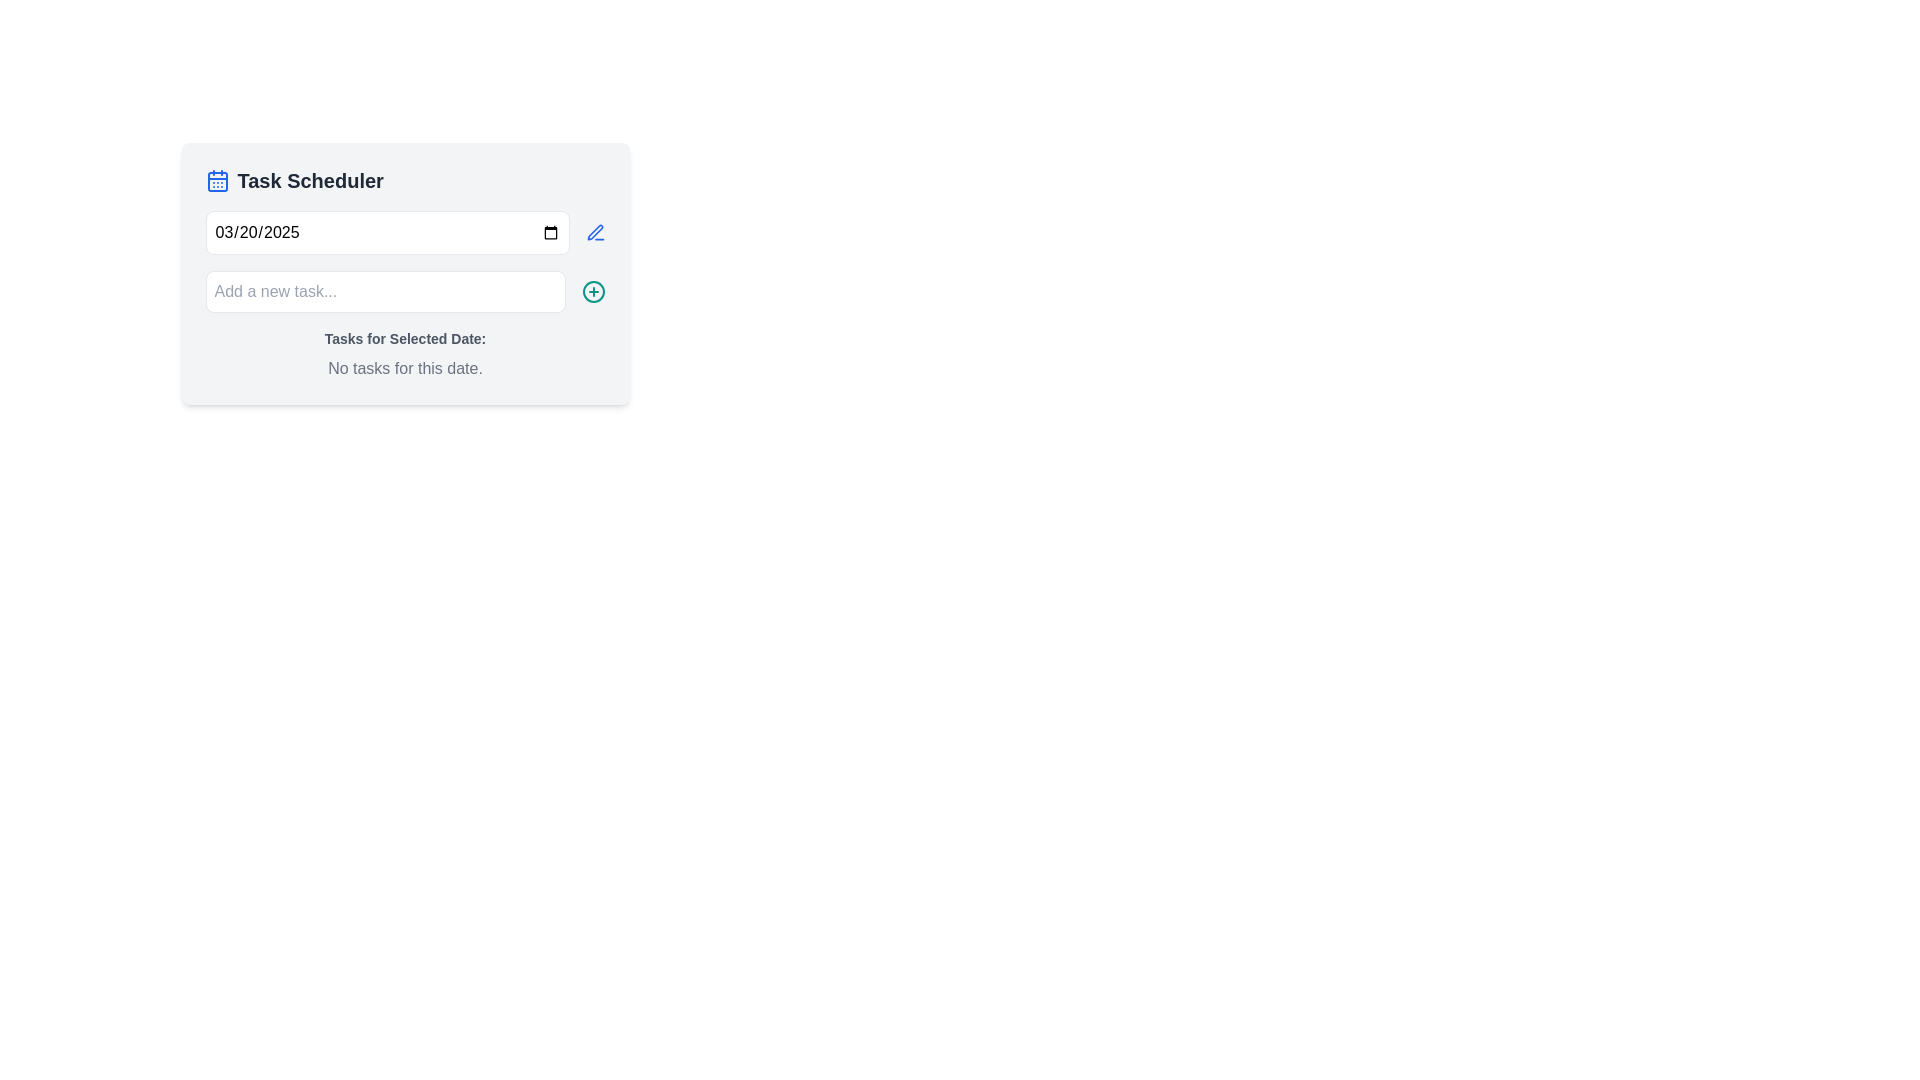  What do you see at coordinates (592, 292) in the screenshot?
I see `the circular plus icon represented by the SVG Circle element located at the bottom-right corner of the task input field in the task scheduler interface` at bounding box center [592, 292].